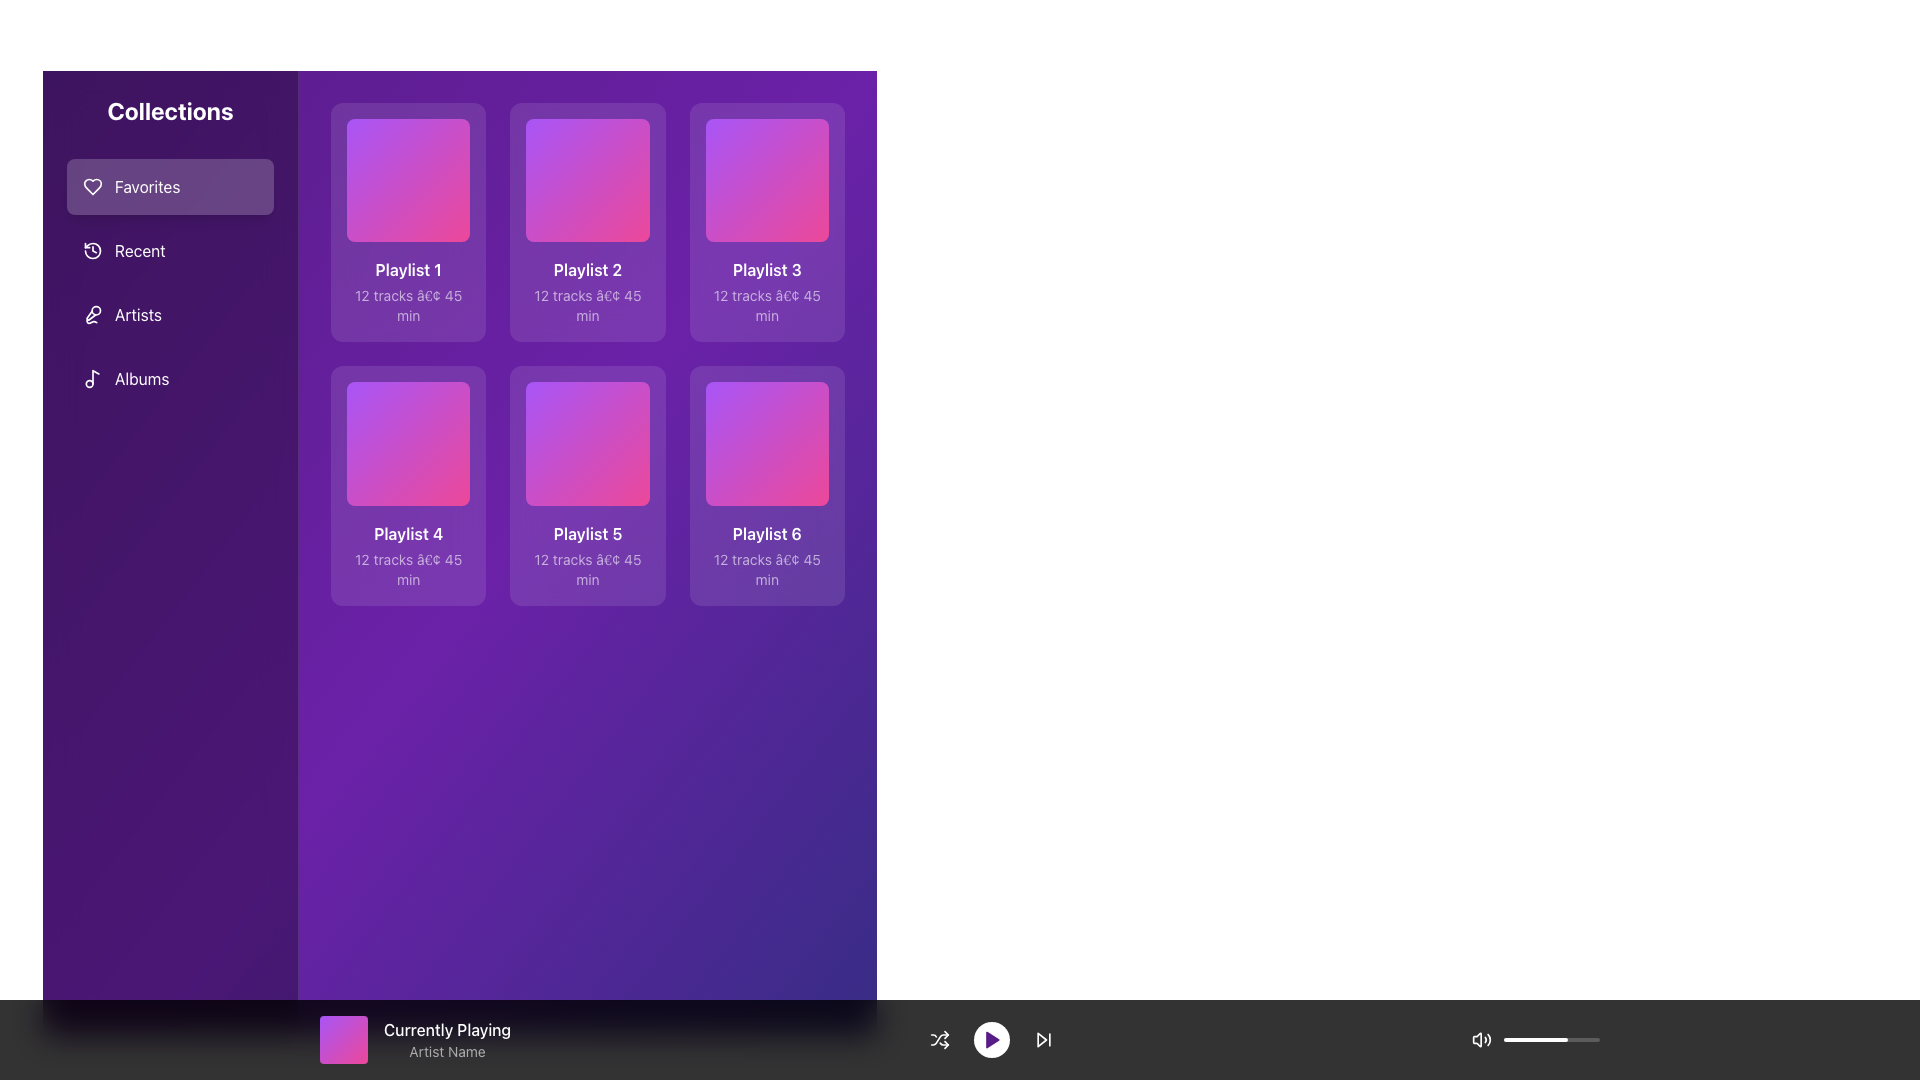  Describe the element at coordinates (407, 532) in the screenshot. I see `the text label reading 'Playlist 4' that is styled in bold font, located within the playlist card under the 'Collections' section, beneath a gradient thumbnail` at that location.